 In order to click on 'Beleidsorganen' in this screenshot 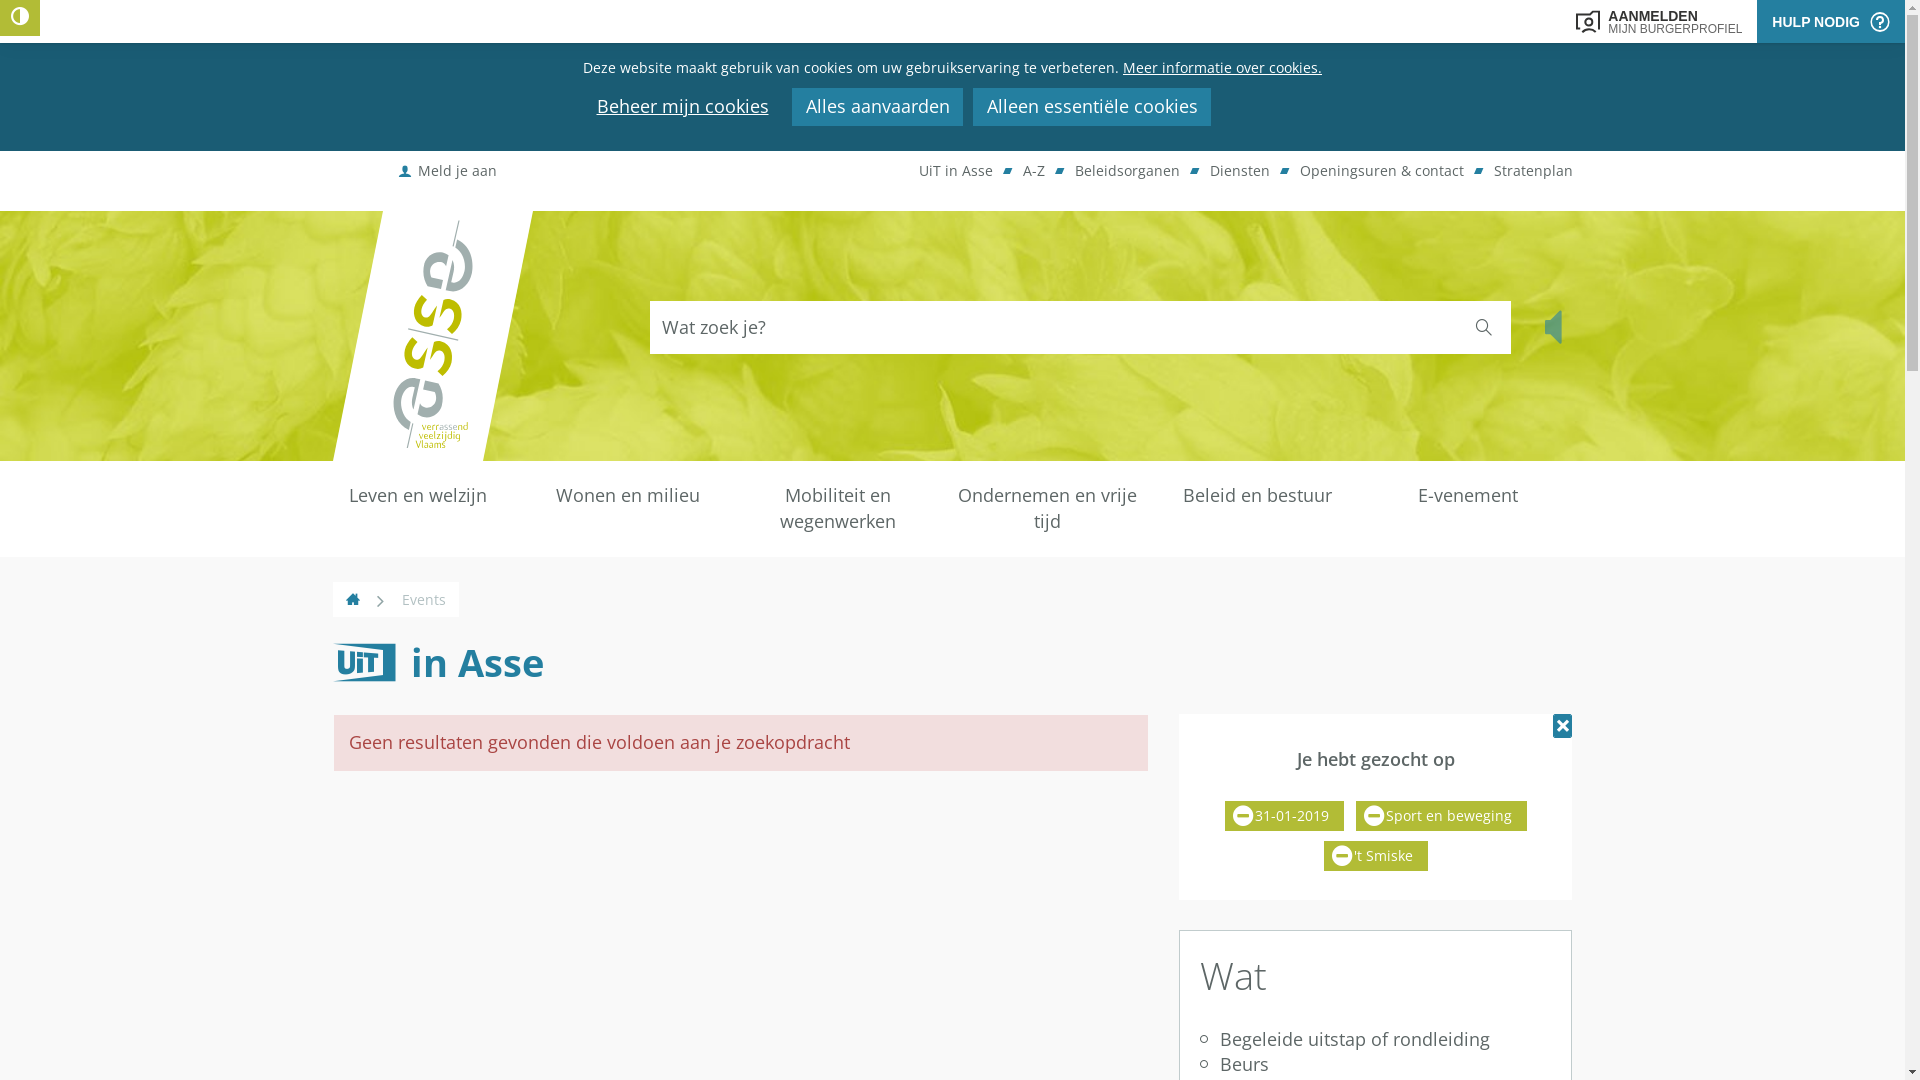, I will do `click(1126, 170)`.